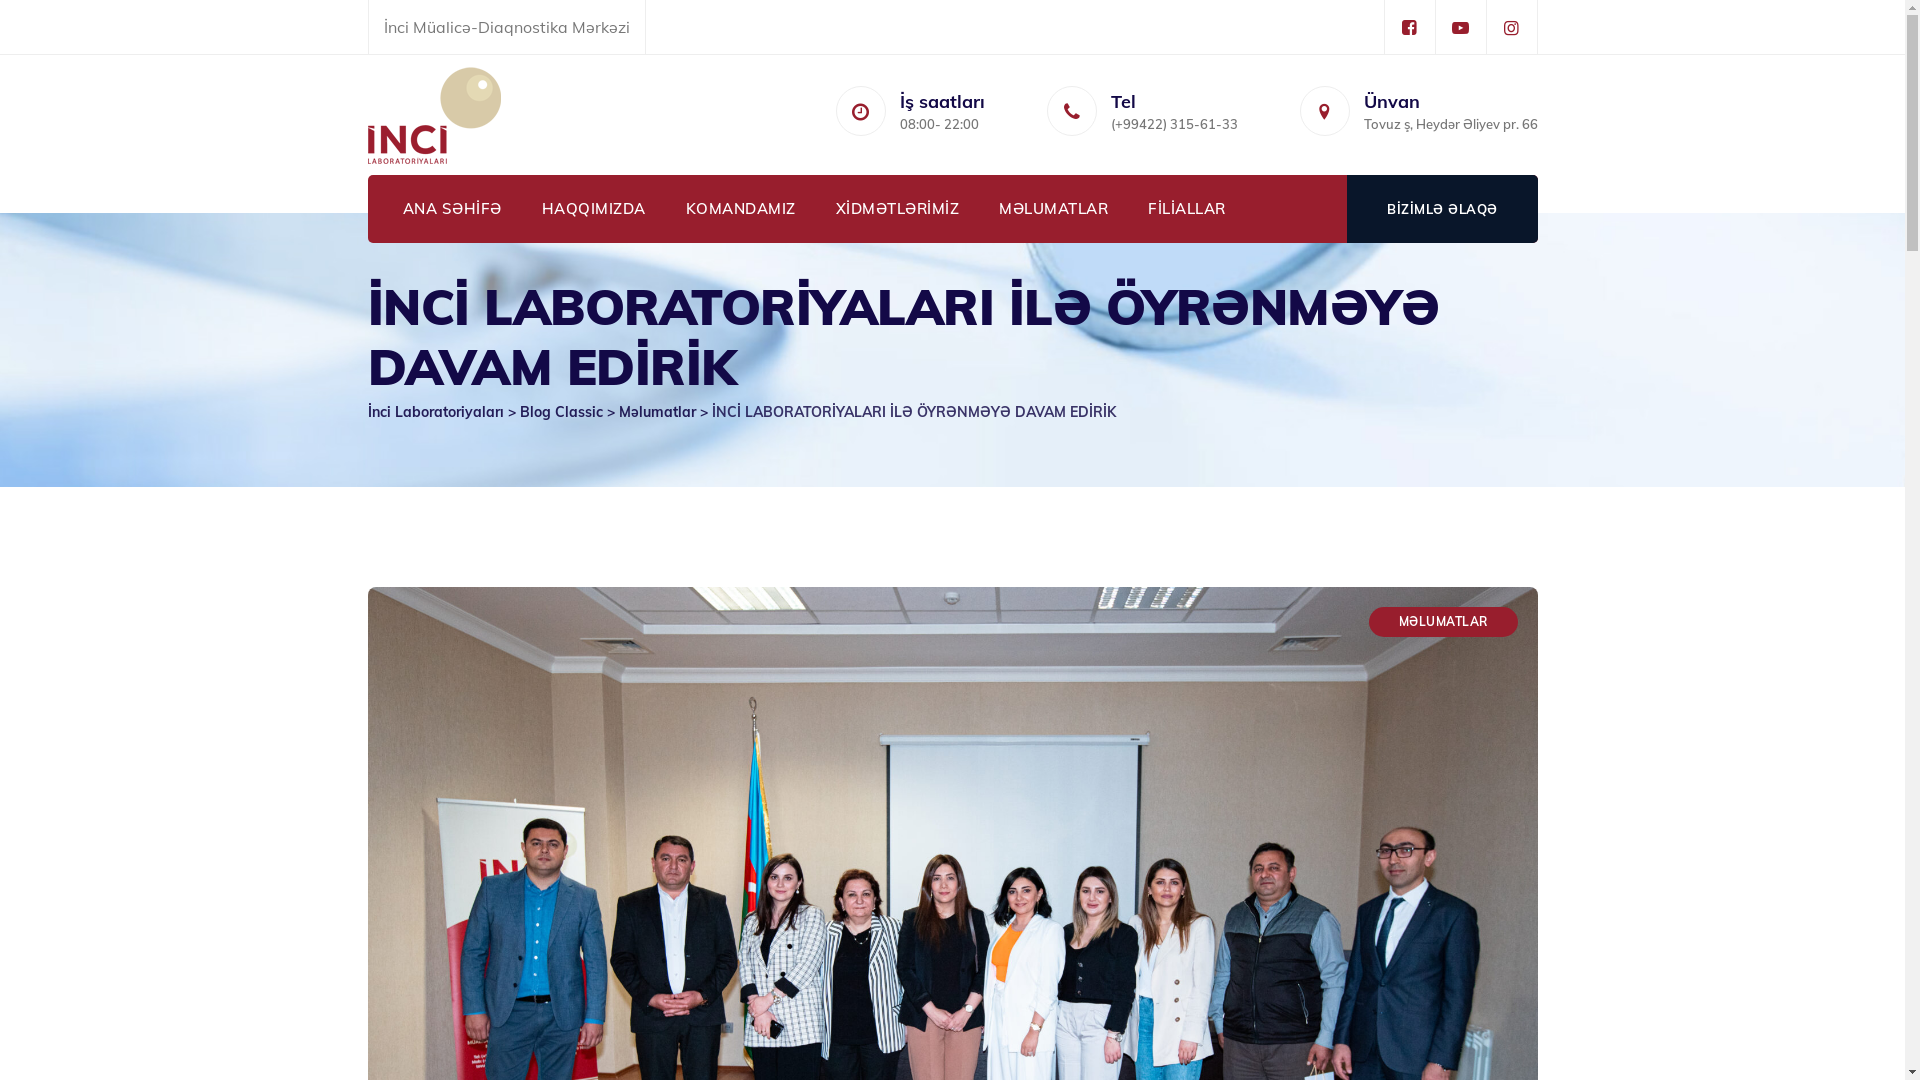  Describe the element at coordinates (593, 208) in the screenshot. I see `'HAQQIMIZDA'` at that location.